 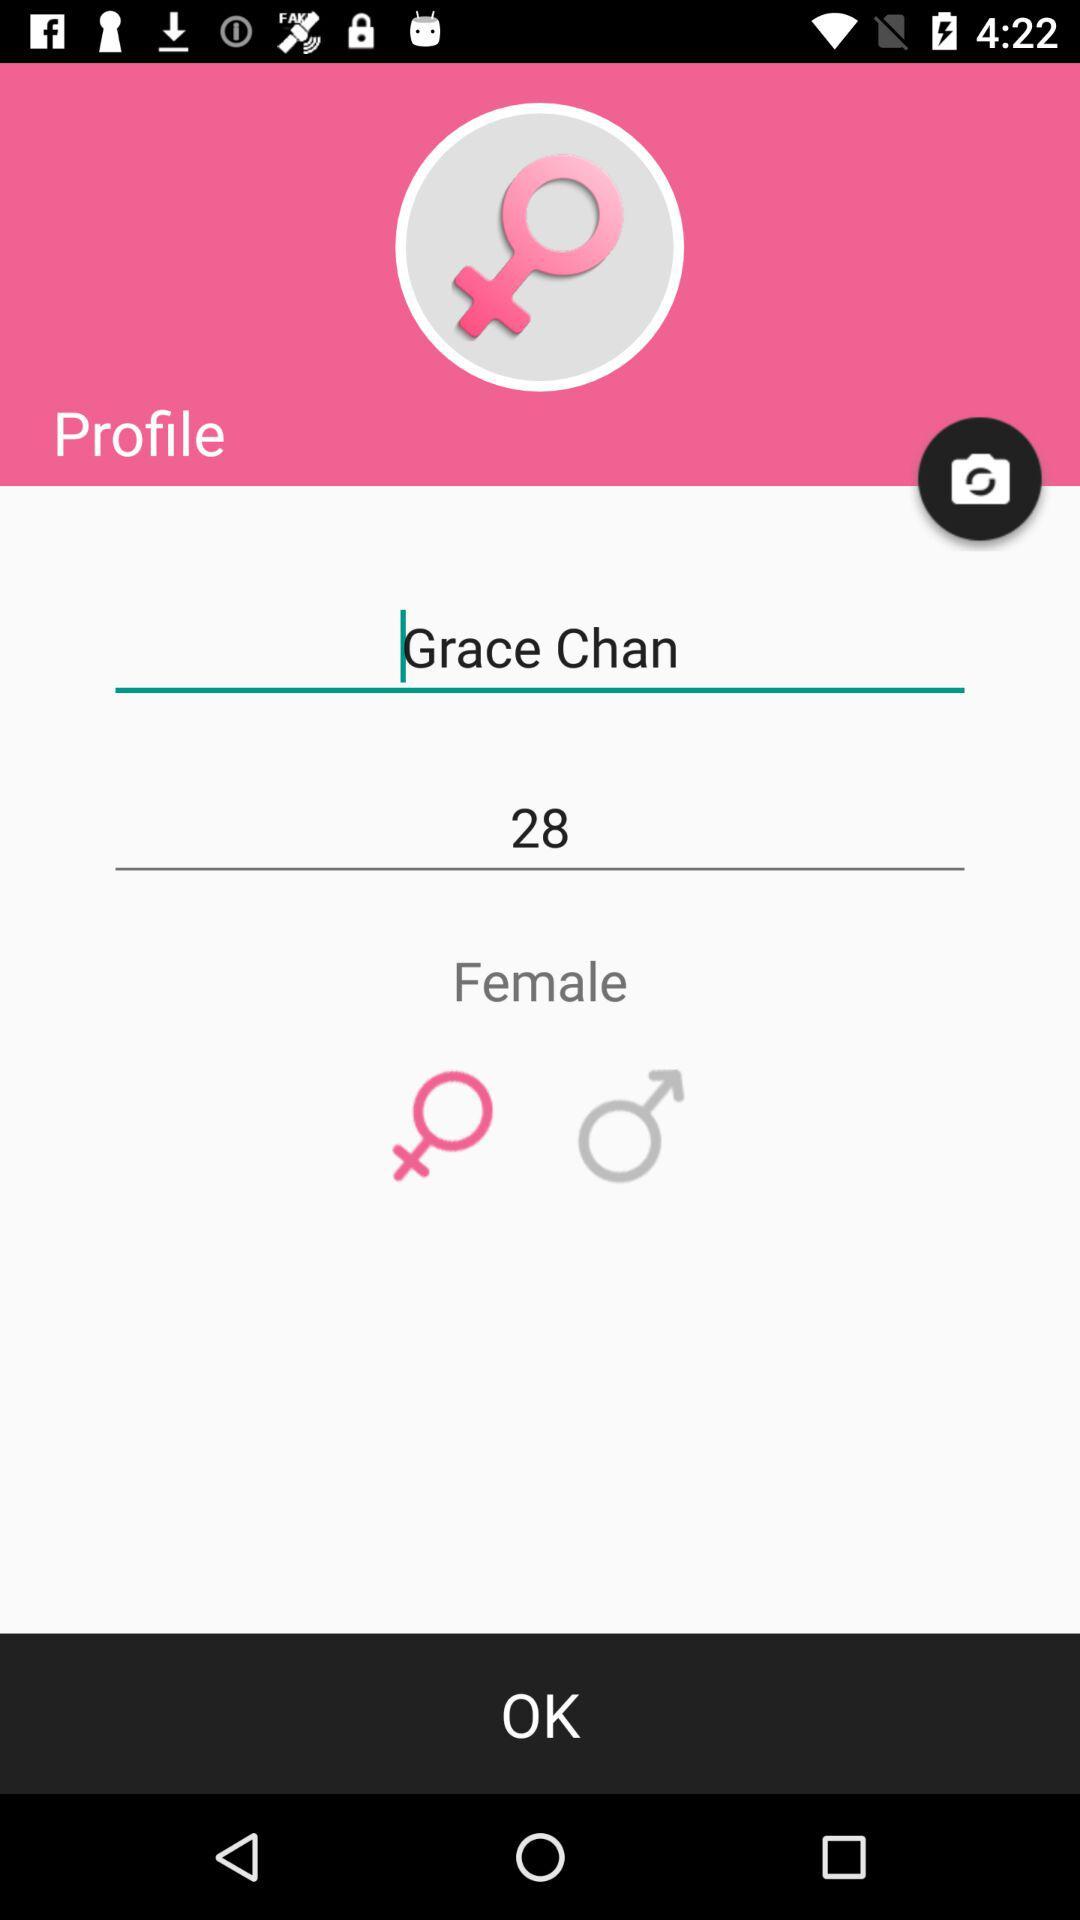 I want to click on 28, so click(x=540, y=827).